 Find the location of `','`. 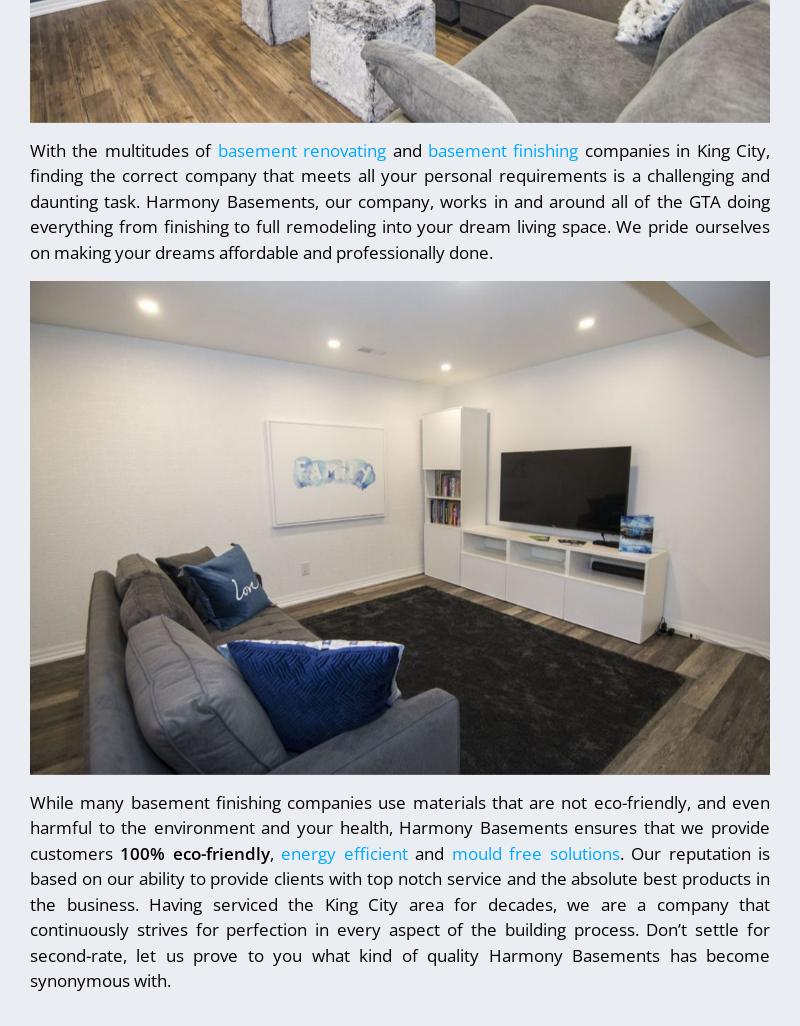

',' is located at coordinates (268, 852).